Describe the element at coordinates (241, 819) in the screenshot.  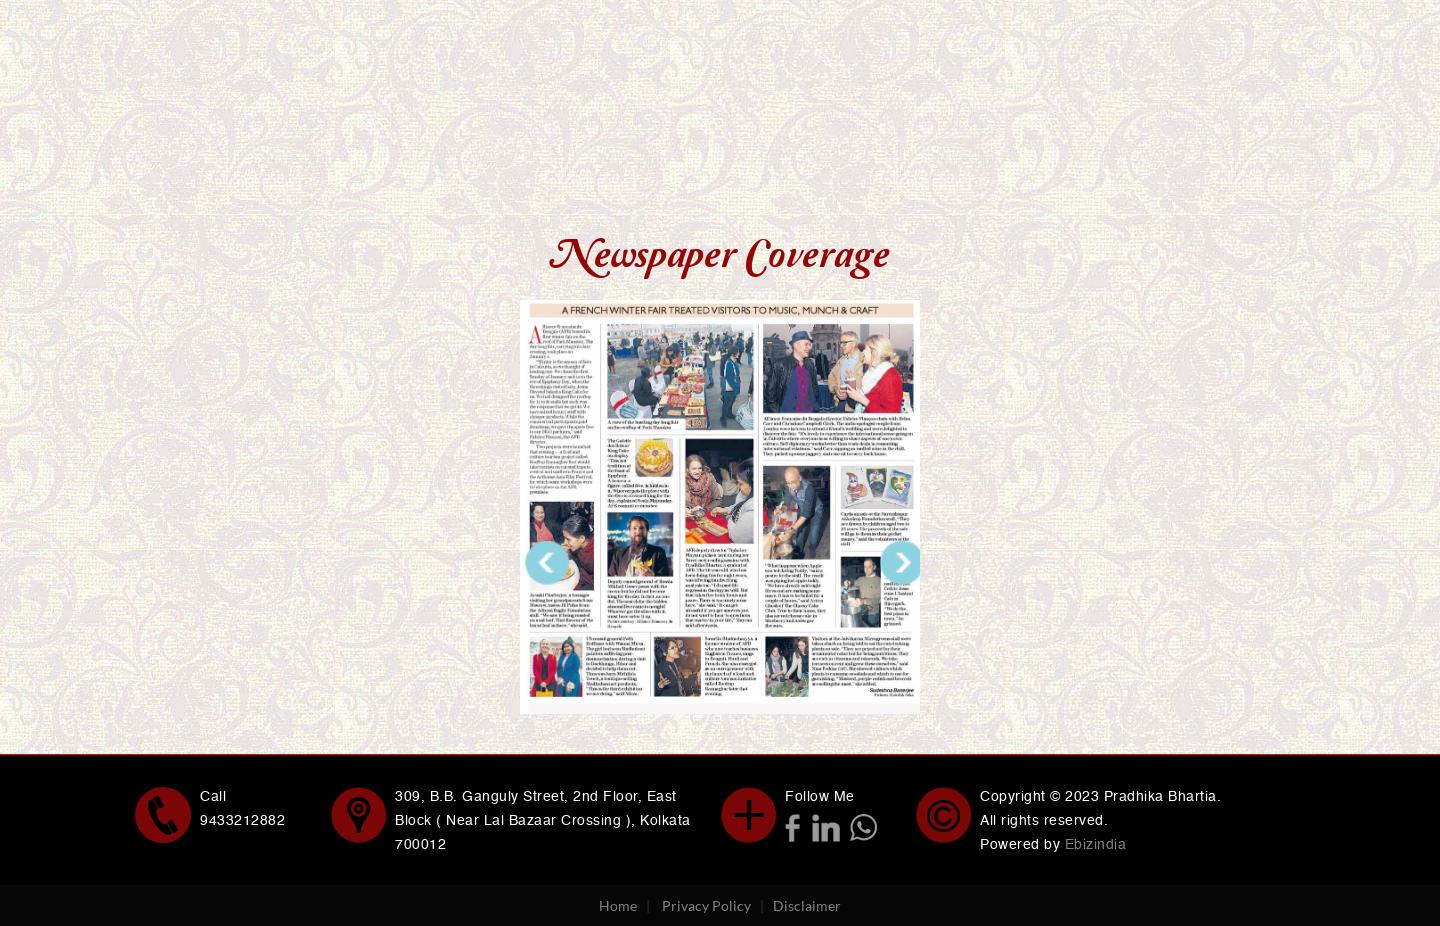
I see `'9433212882'` at that location.